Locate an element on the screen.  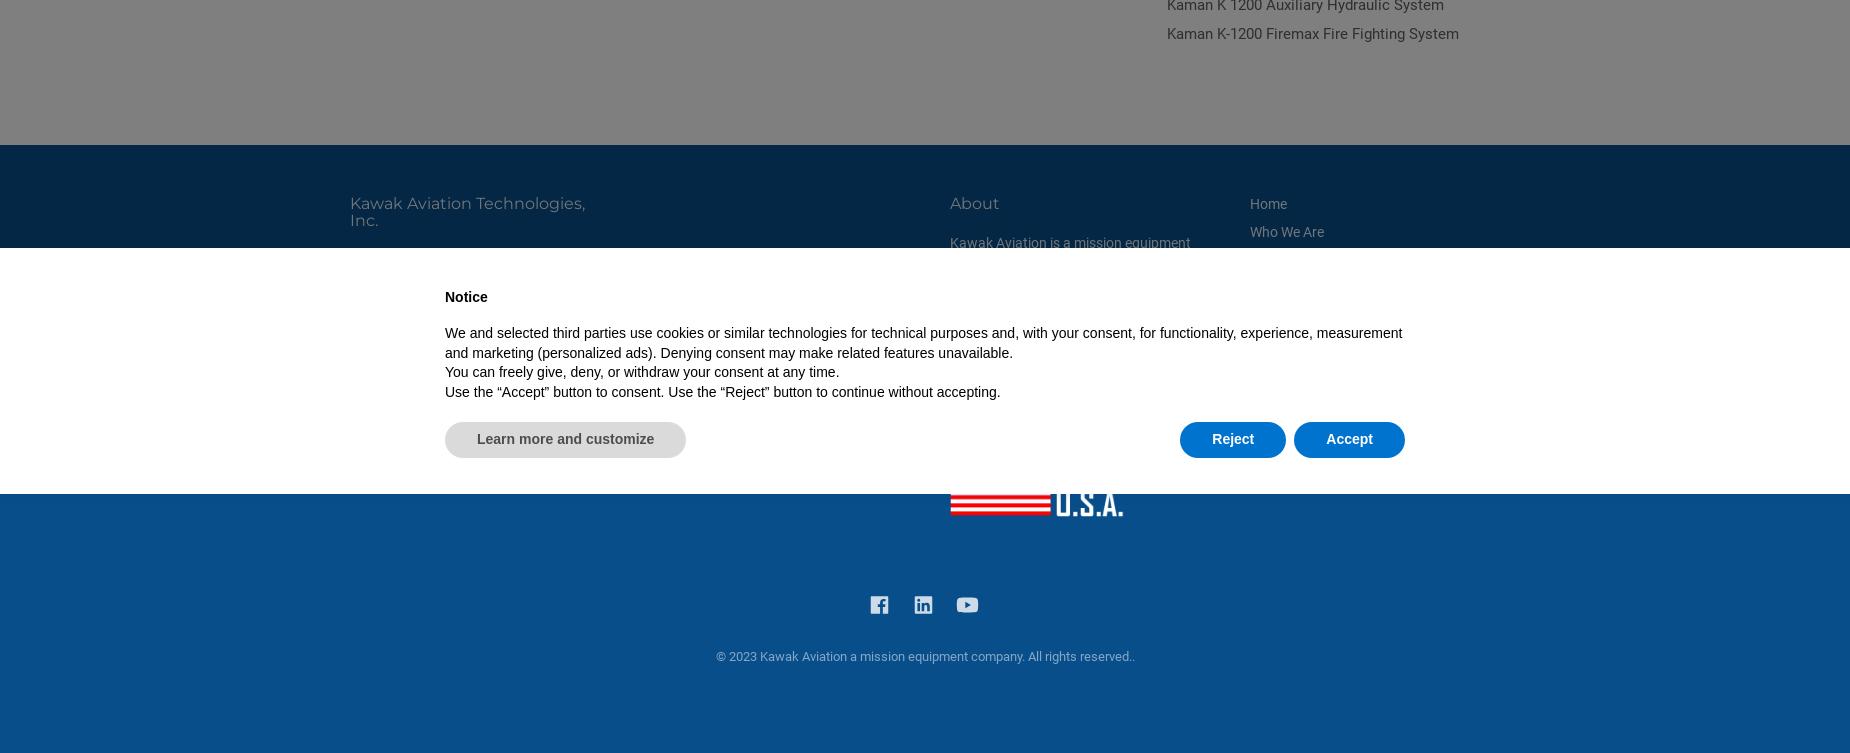
'Use the “Accept” button to consent. Use the “Reject” button to continue without accepting.' is located at coordinates (443, 390).